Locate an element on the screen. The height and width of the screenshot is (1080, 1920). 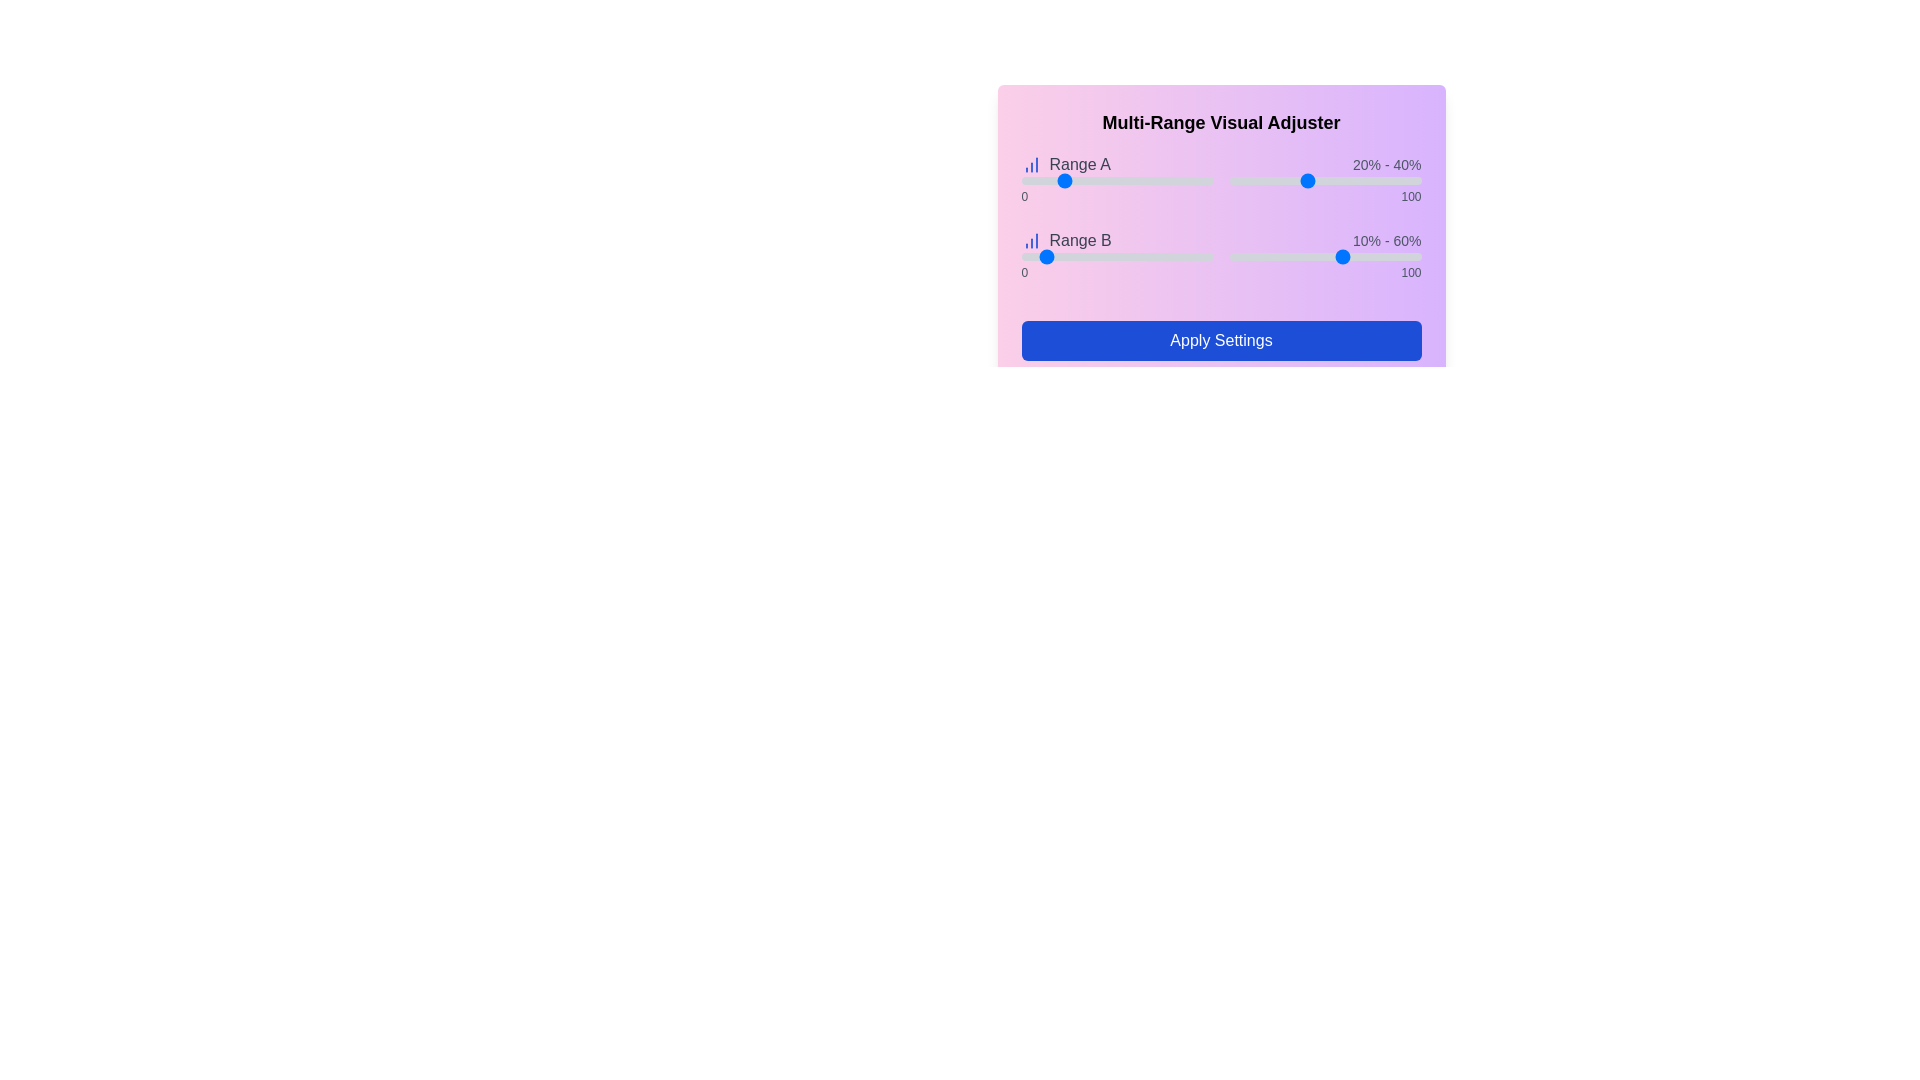
the slider is located at coordinates (1234, 181).